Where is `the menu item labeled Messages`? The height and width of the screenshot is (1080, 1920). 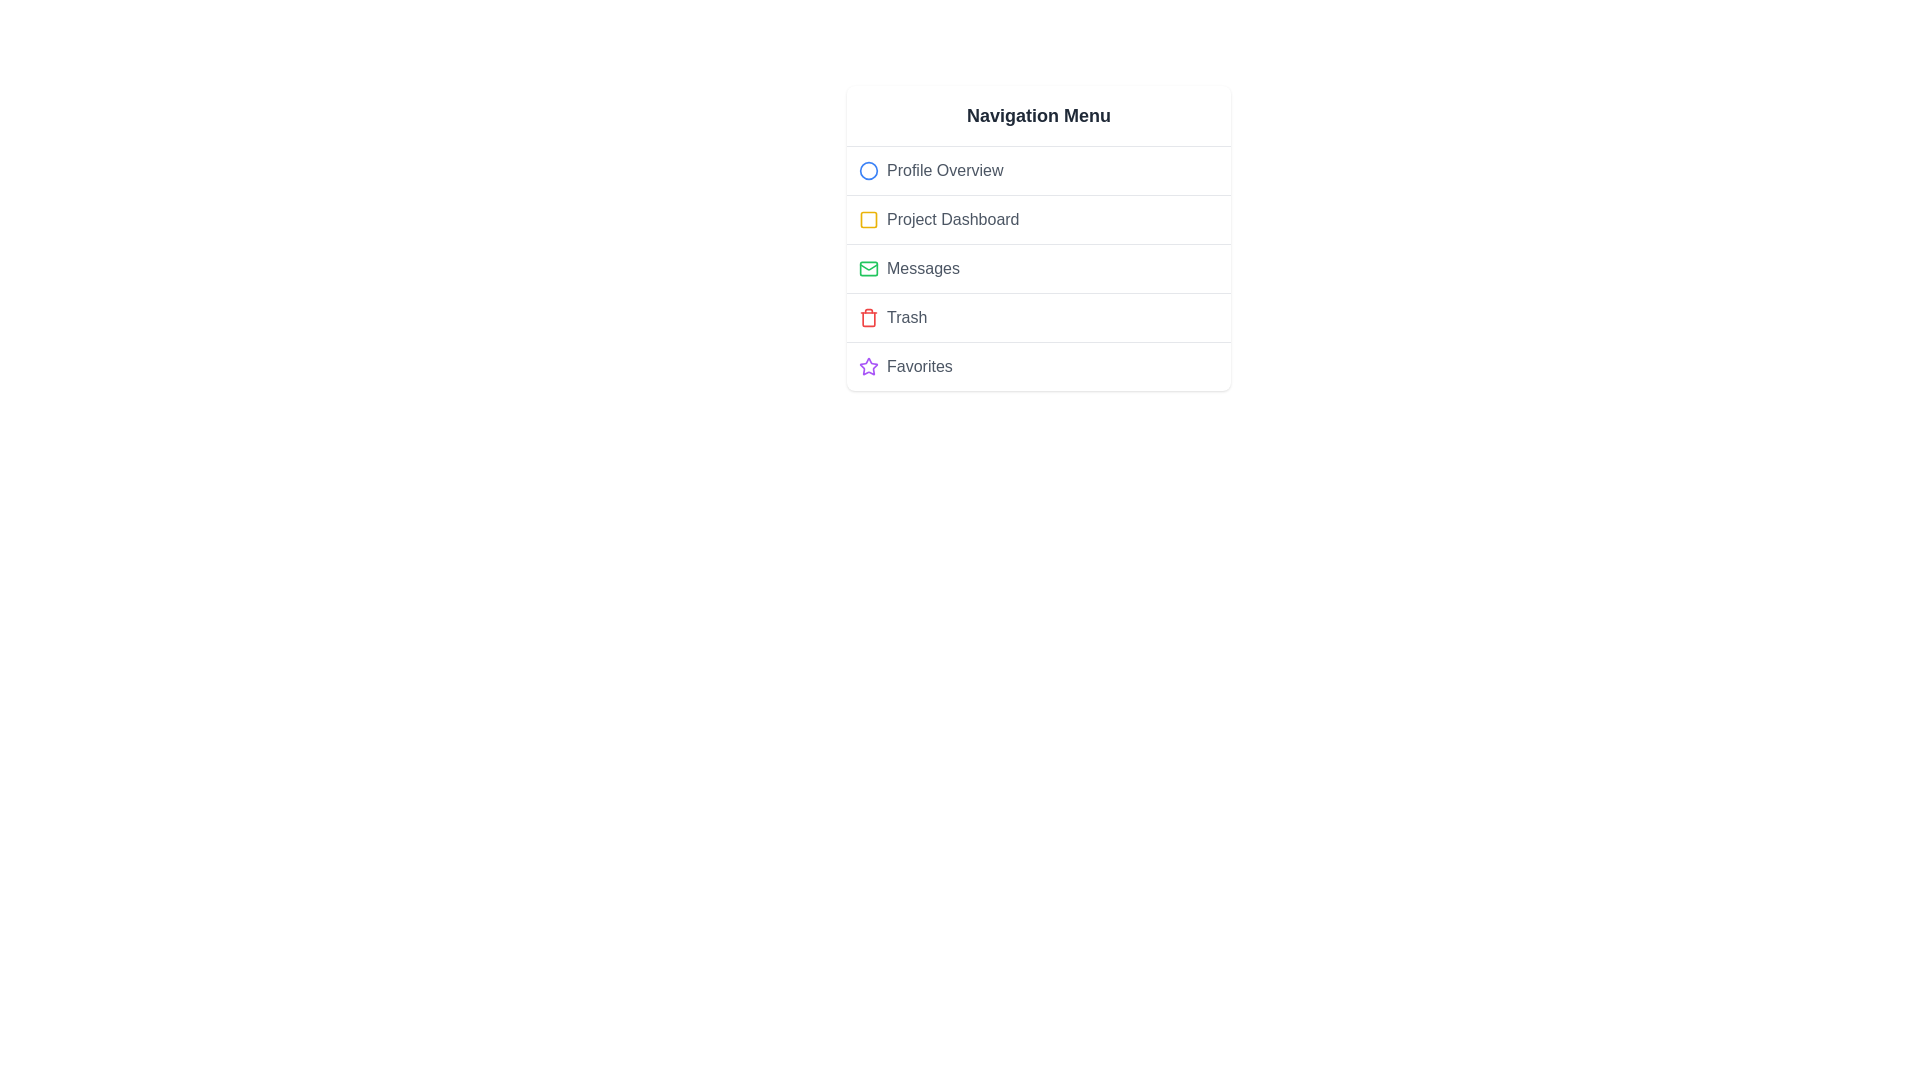 the menu item labeled Messages is located at coordinates (1038, 267).